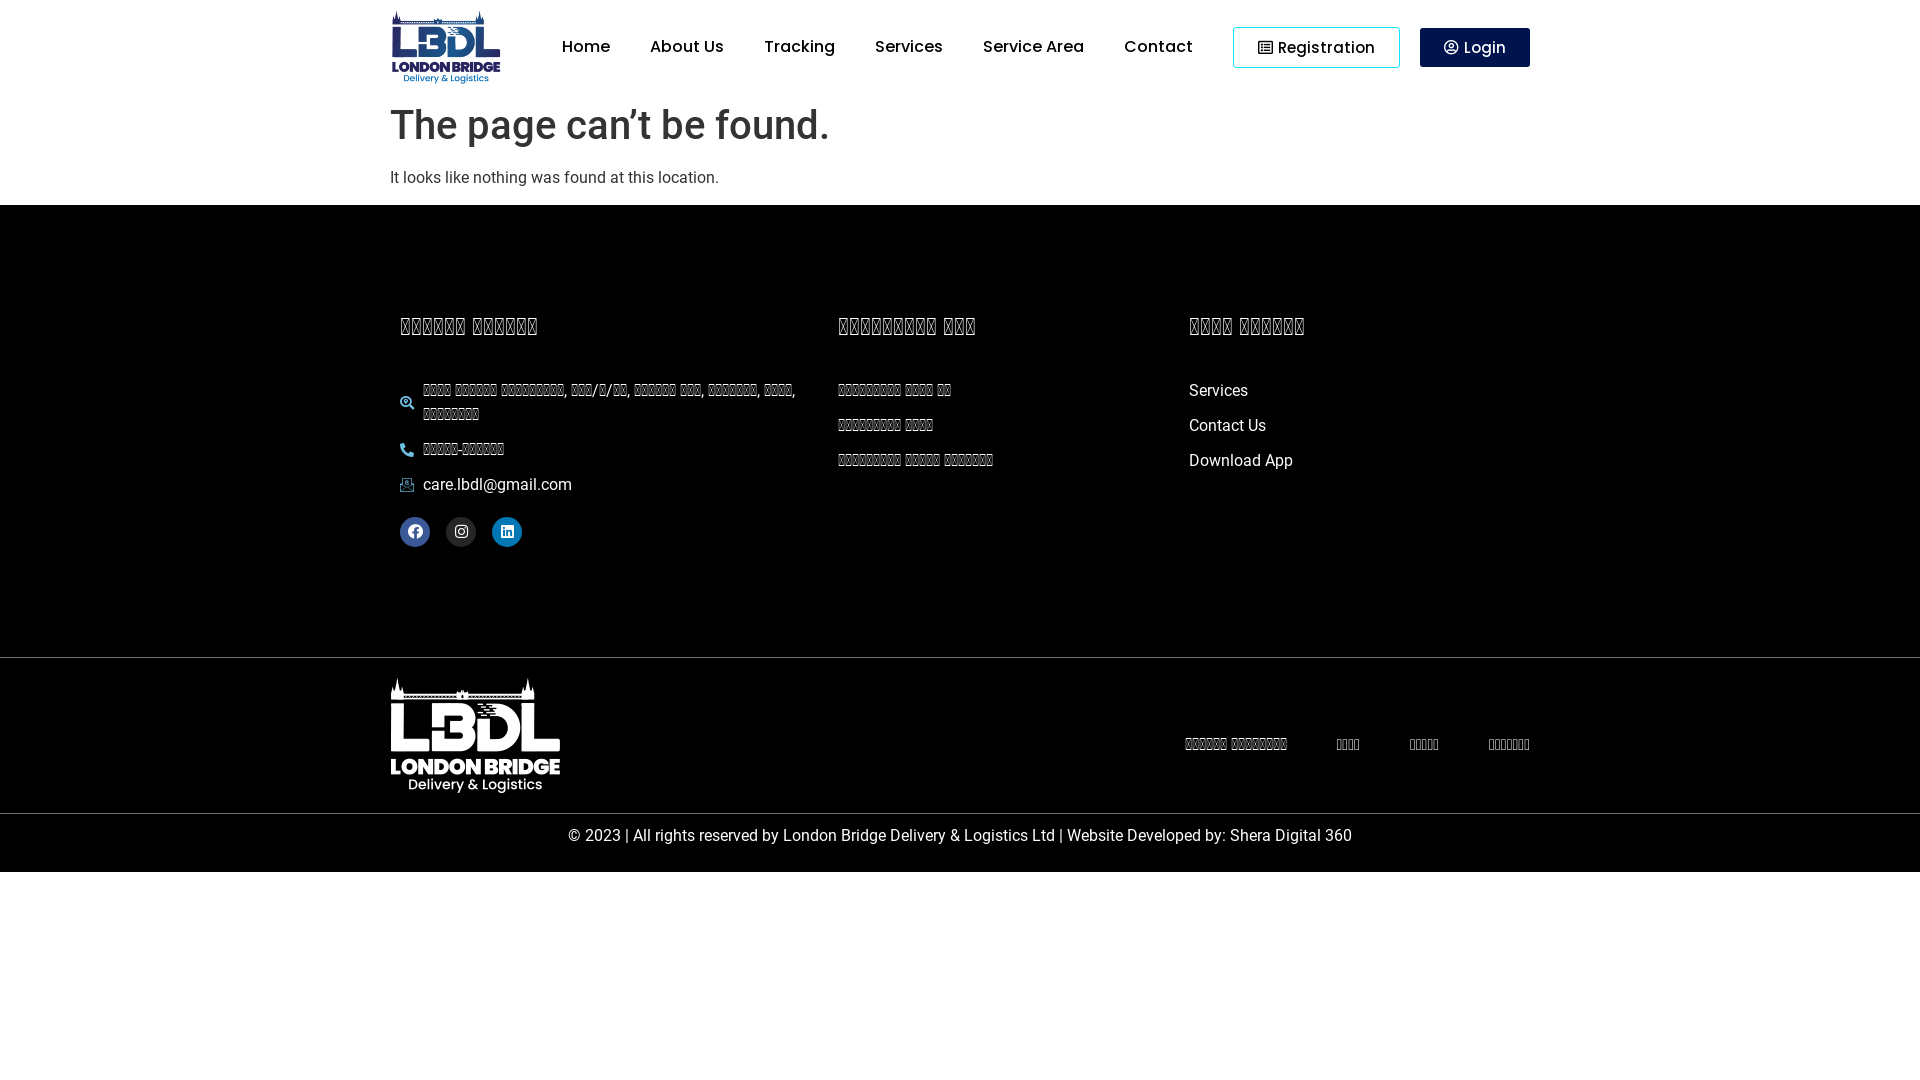 The width and height of the screenshot is (1920, 1080). I want to click on 'Tracking', so click(798, 45).